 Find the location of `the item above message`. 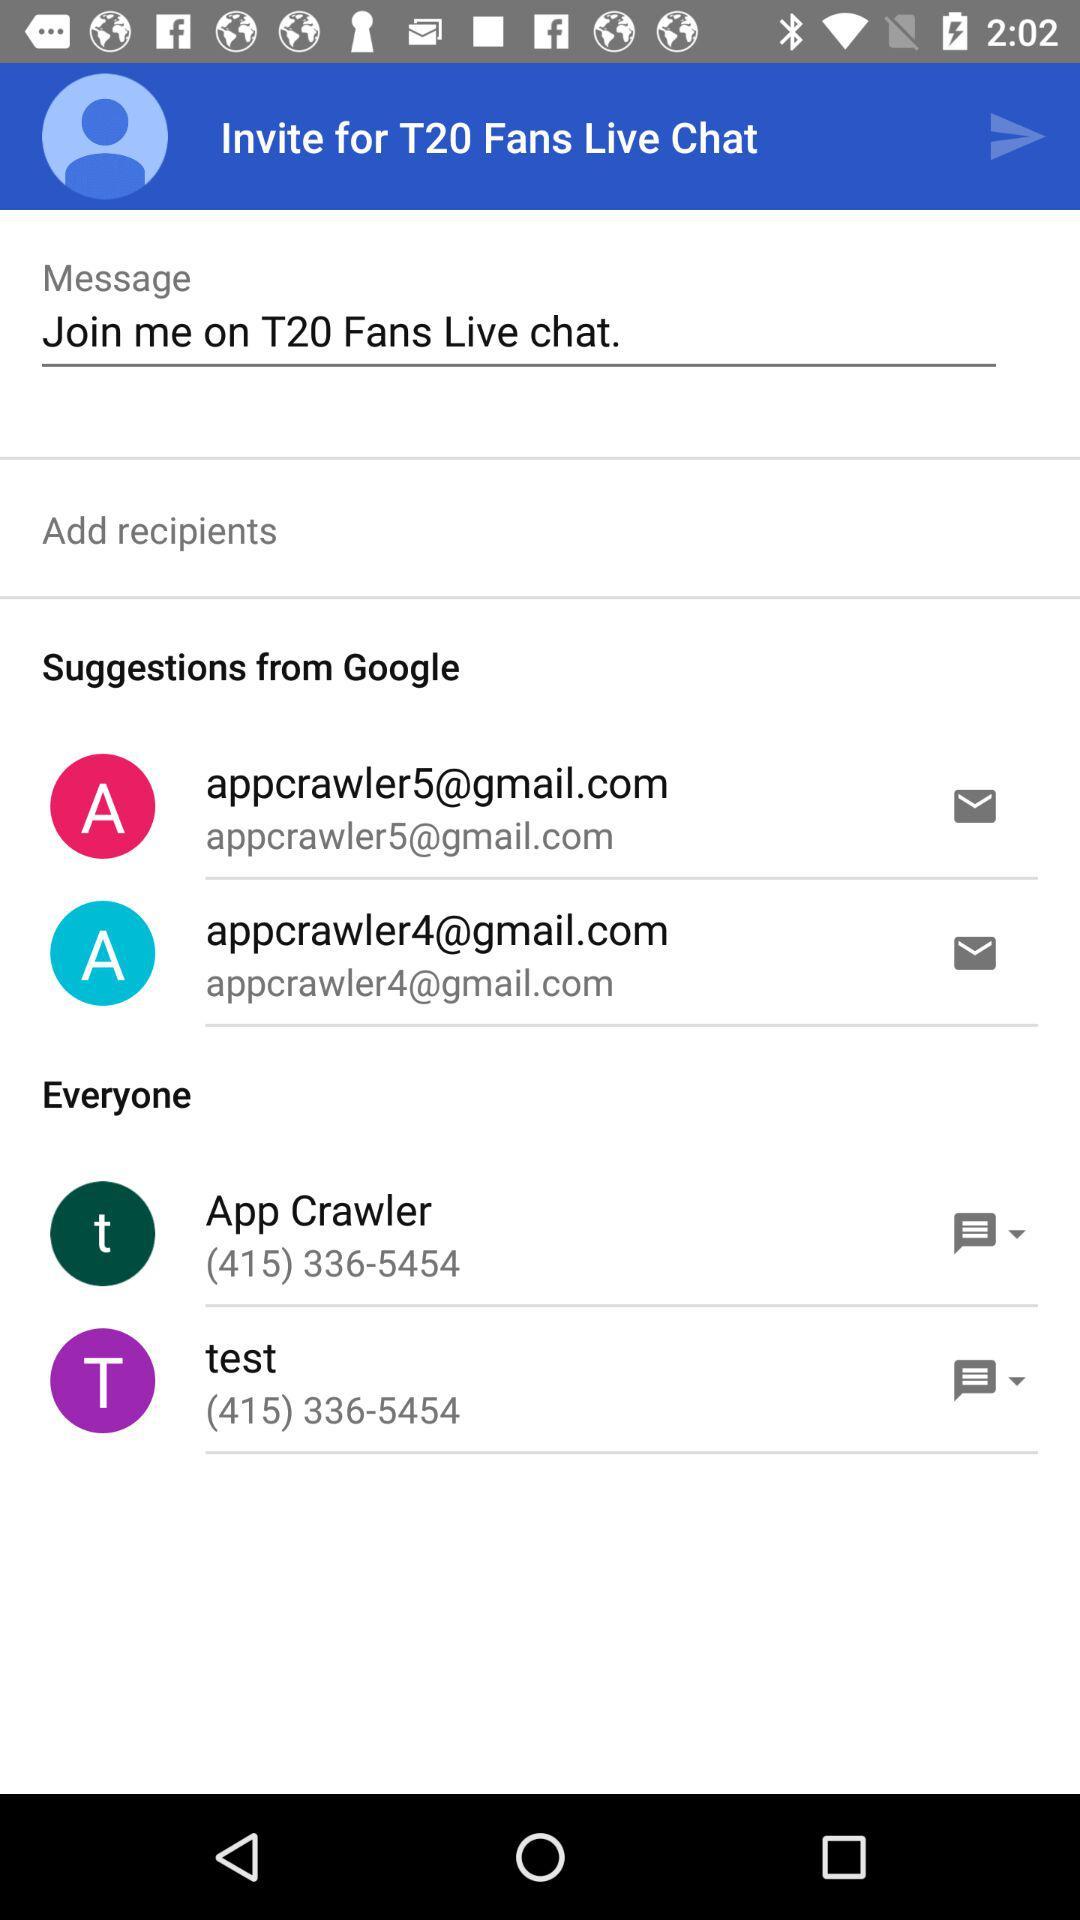

the item above message is located at coordinates (104, 135).